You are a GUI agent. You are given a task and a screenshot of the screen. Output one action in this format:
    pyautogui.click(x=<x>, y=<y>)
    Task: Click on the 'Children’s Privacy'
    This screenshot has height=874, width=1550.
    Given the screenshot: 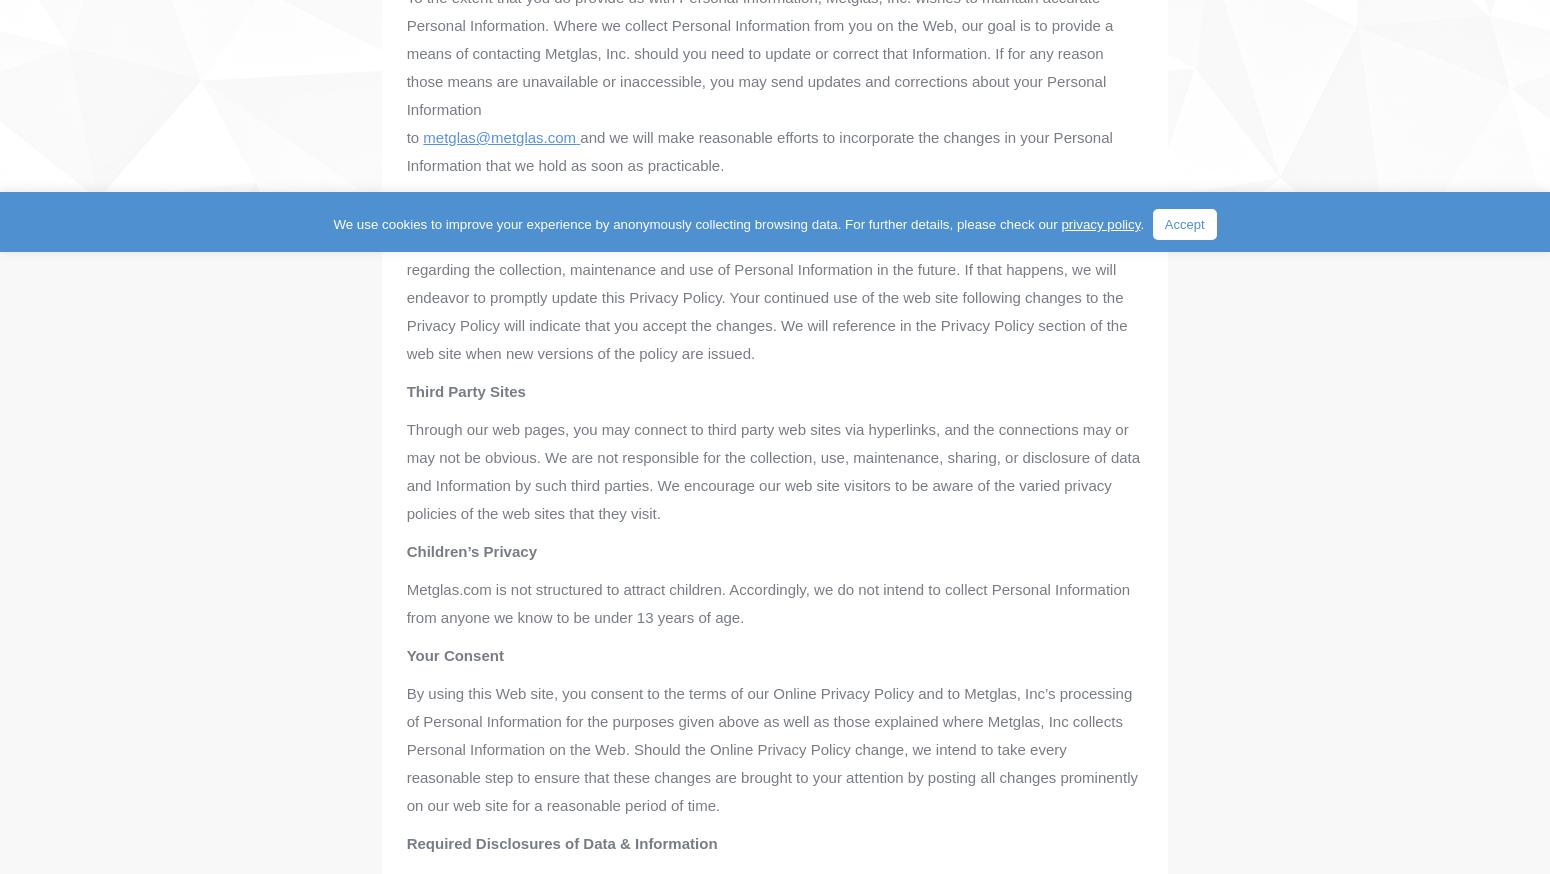 What is the action you would take?
    pyautogui.click(x=470, y=551)
    